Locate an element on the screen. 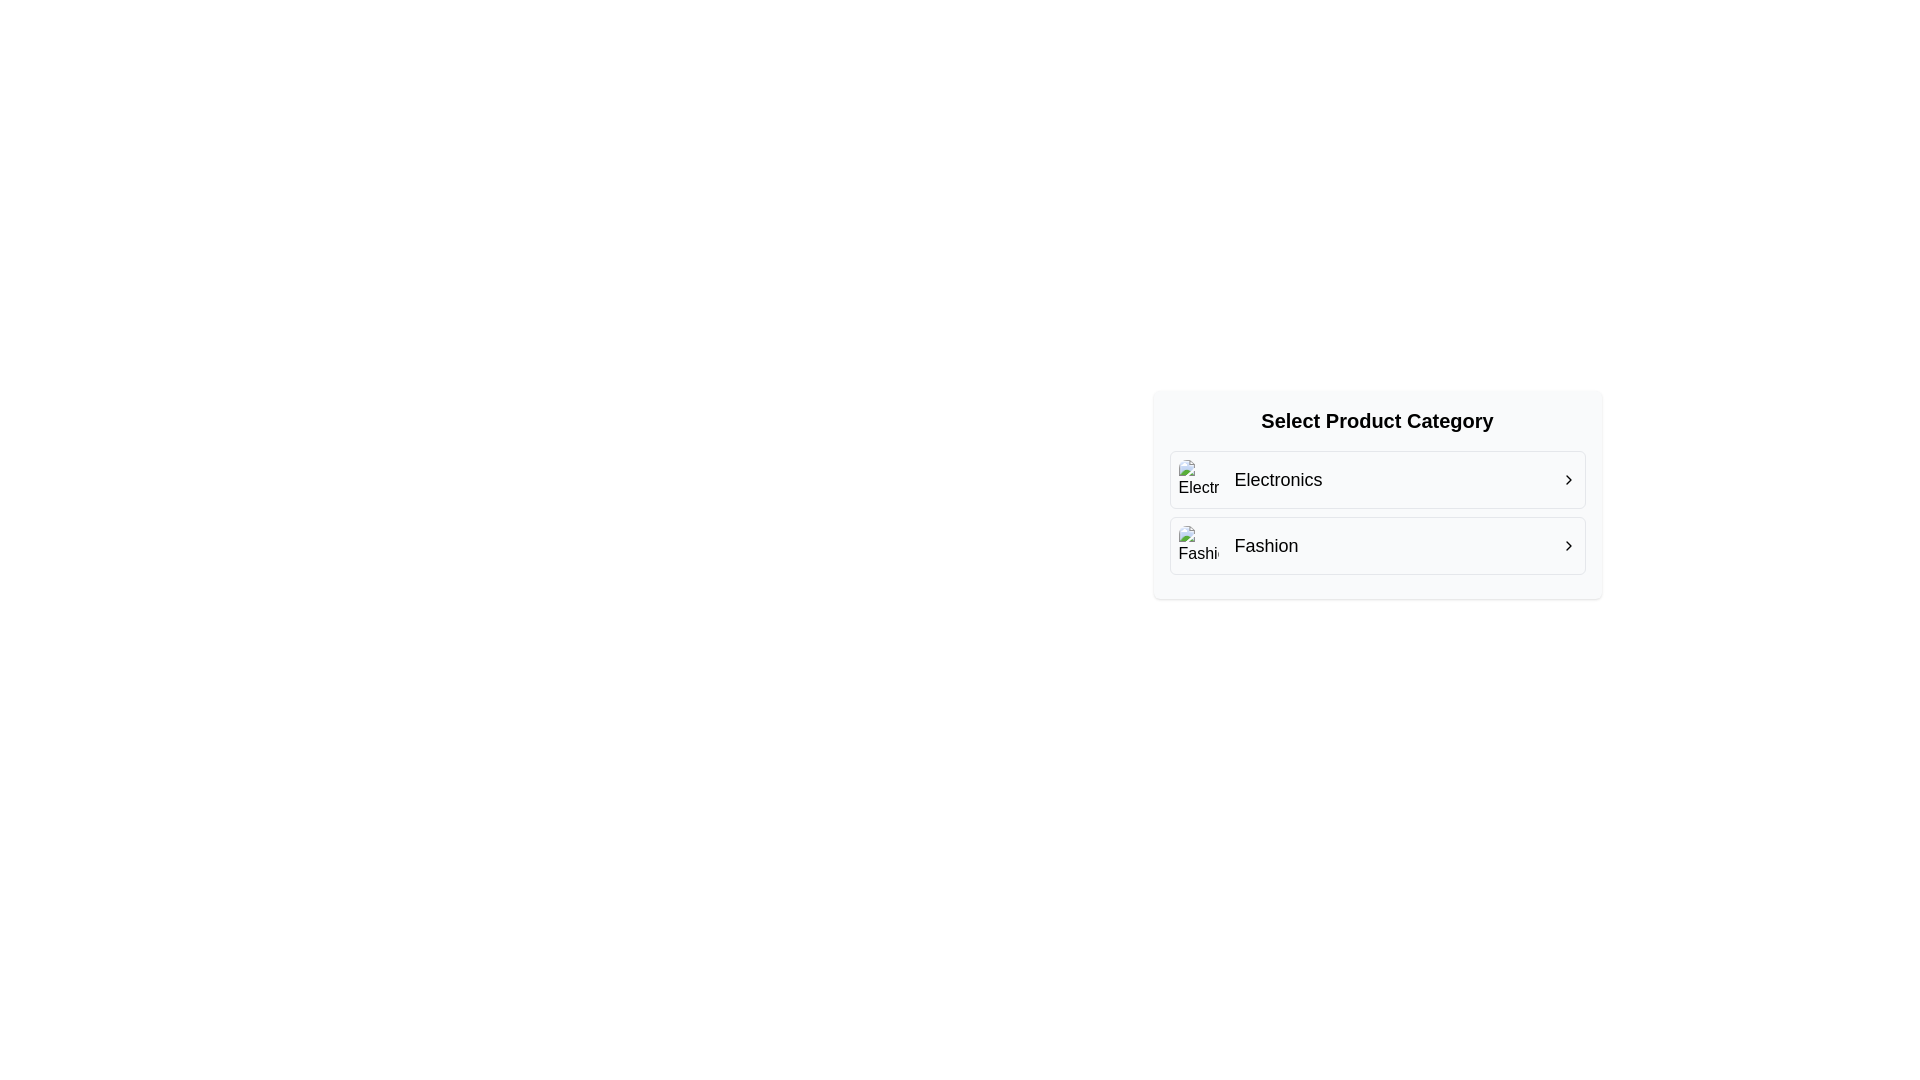 This screenshot has width=1920, height=1080. the 'Fashion' category option button located beneath 'Electronics' in the selectable options list is located at coordinates (1376, 546).